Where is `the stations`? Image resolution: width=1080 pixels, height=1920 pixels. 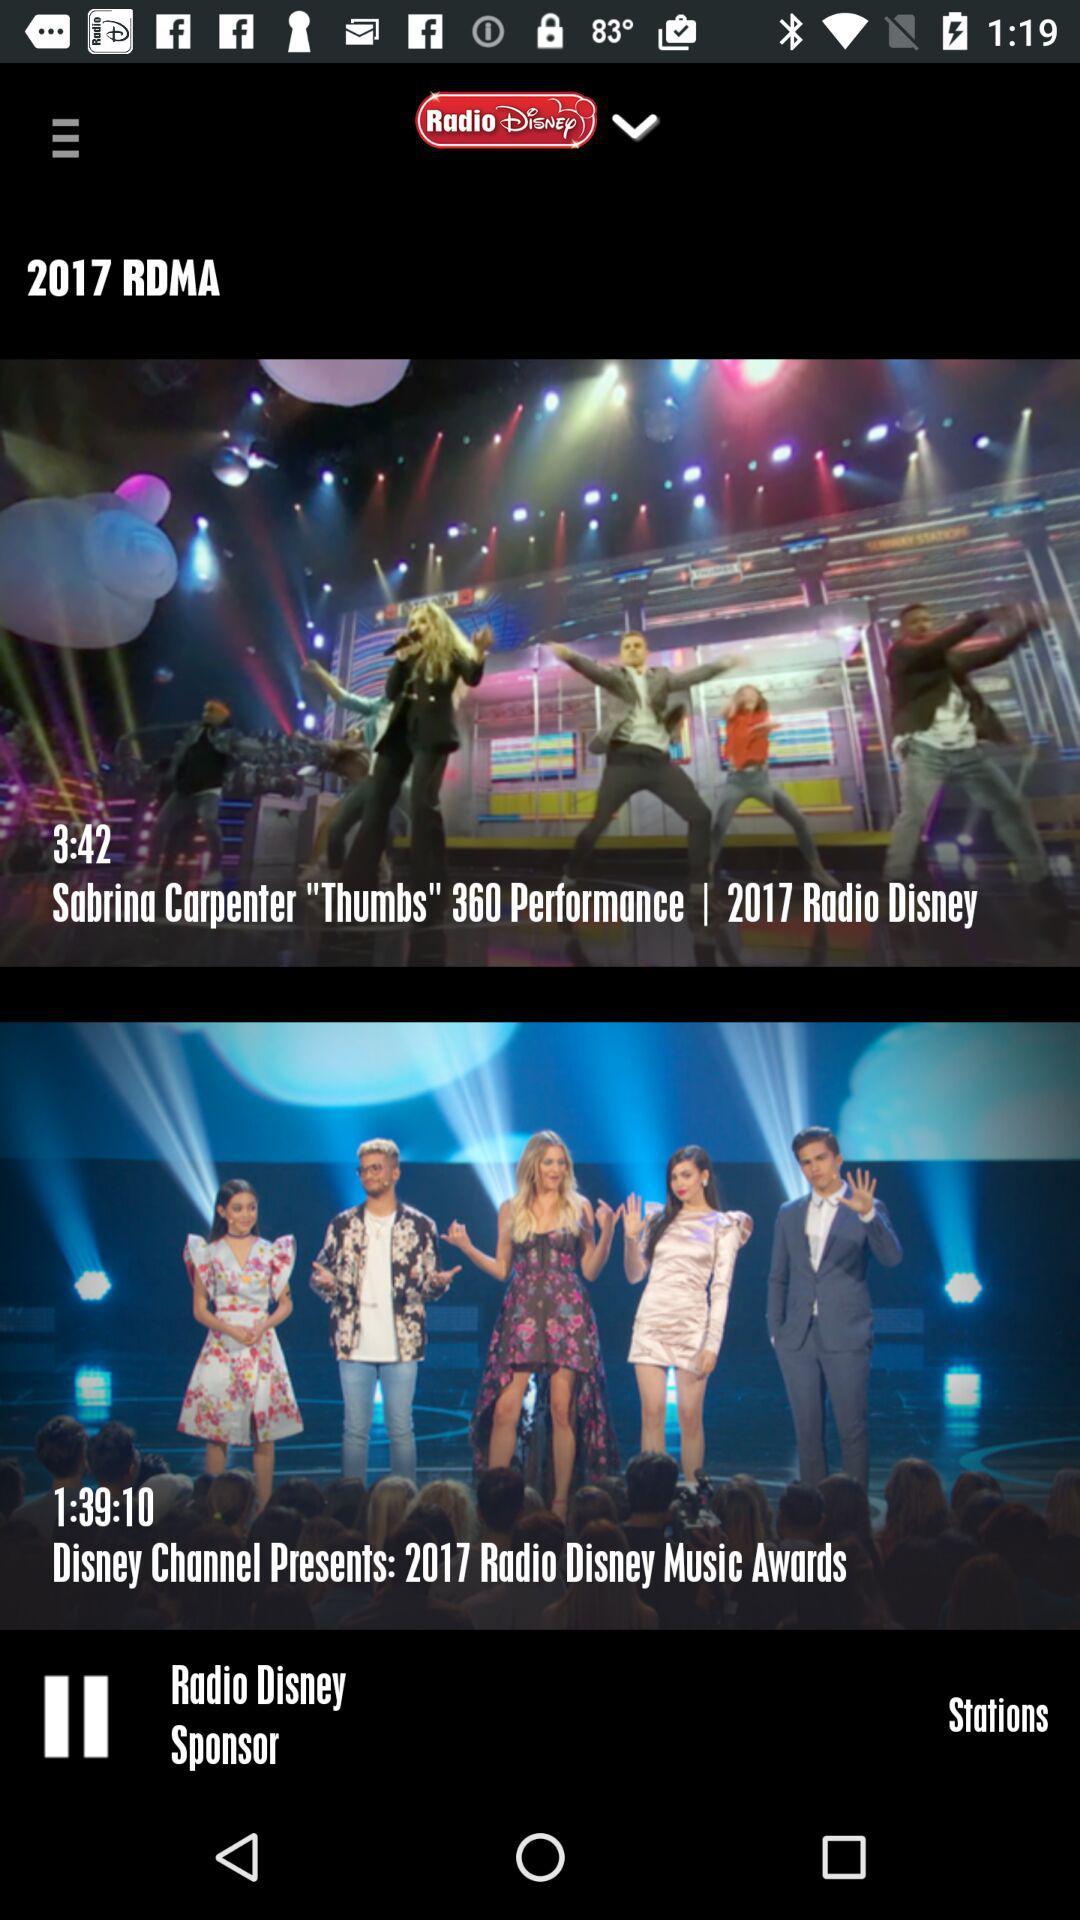 the stations is located at coordinates (998, 1713).